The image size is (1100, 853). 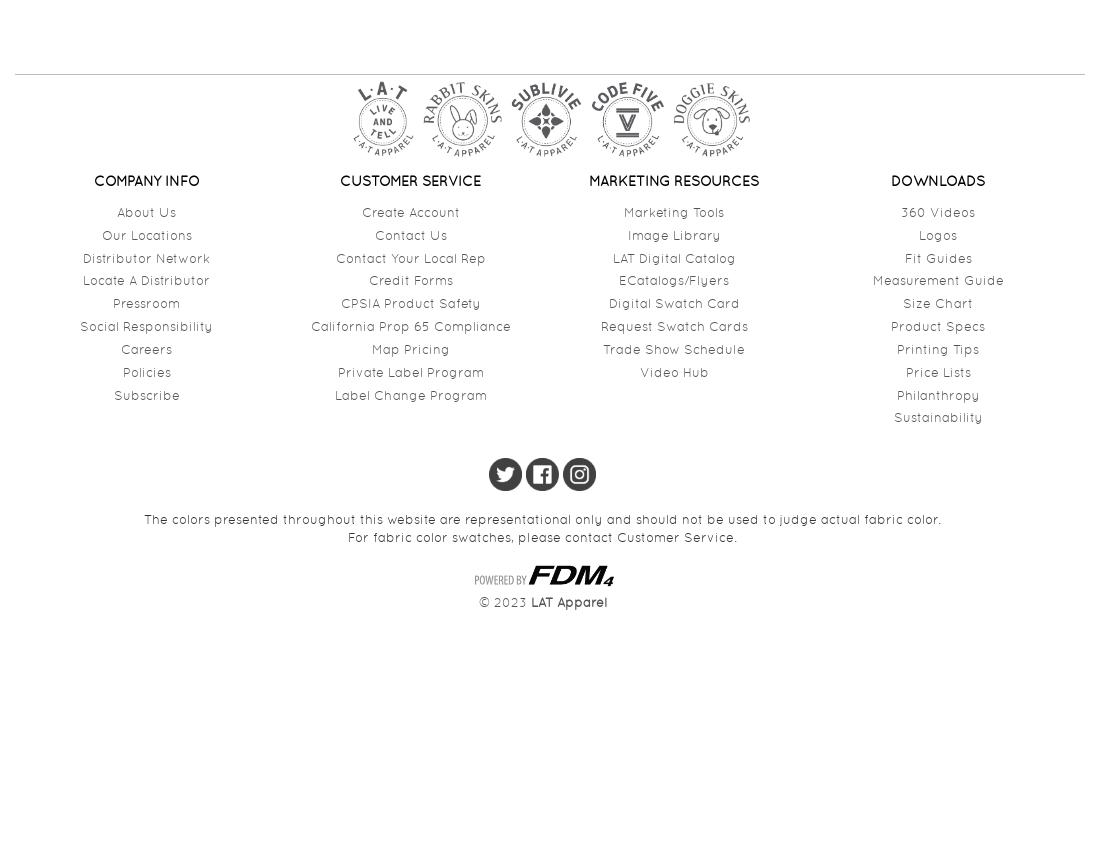 What do you see at coordinates (673, 210) in the screenshot?
I see `'Marketing Tools'` at bounding box center [673, 210].